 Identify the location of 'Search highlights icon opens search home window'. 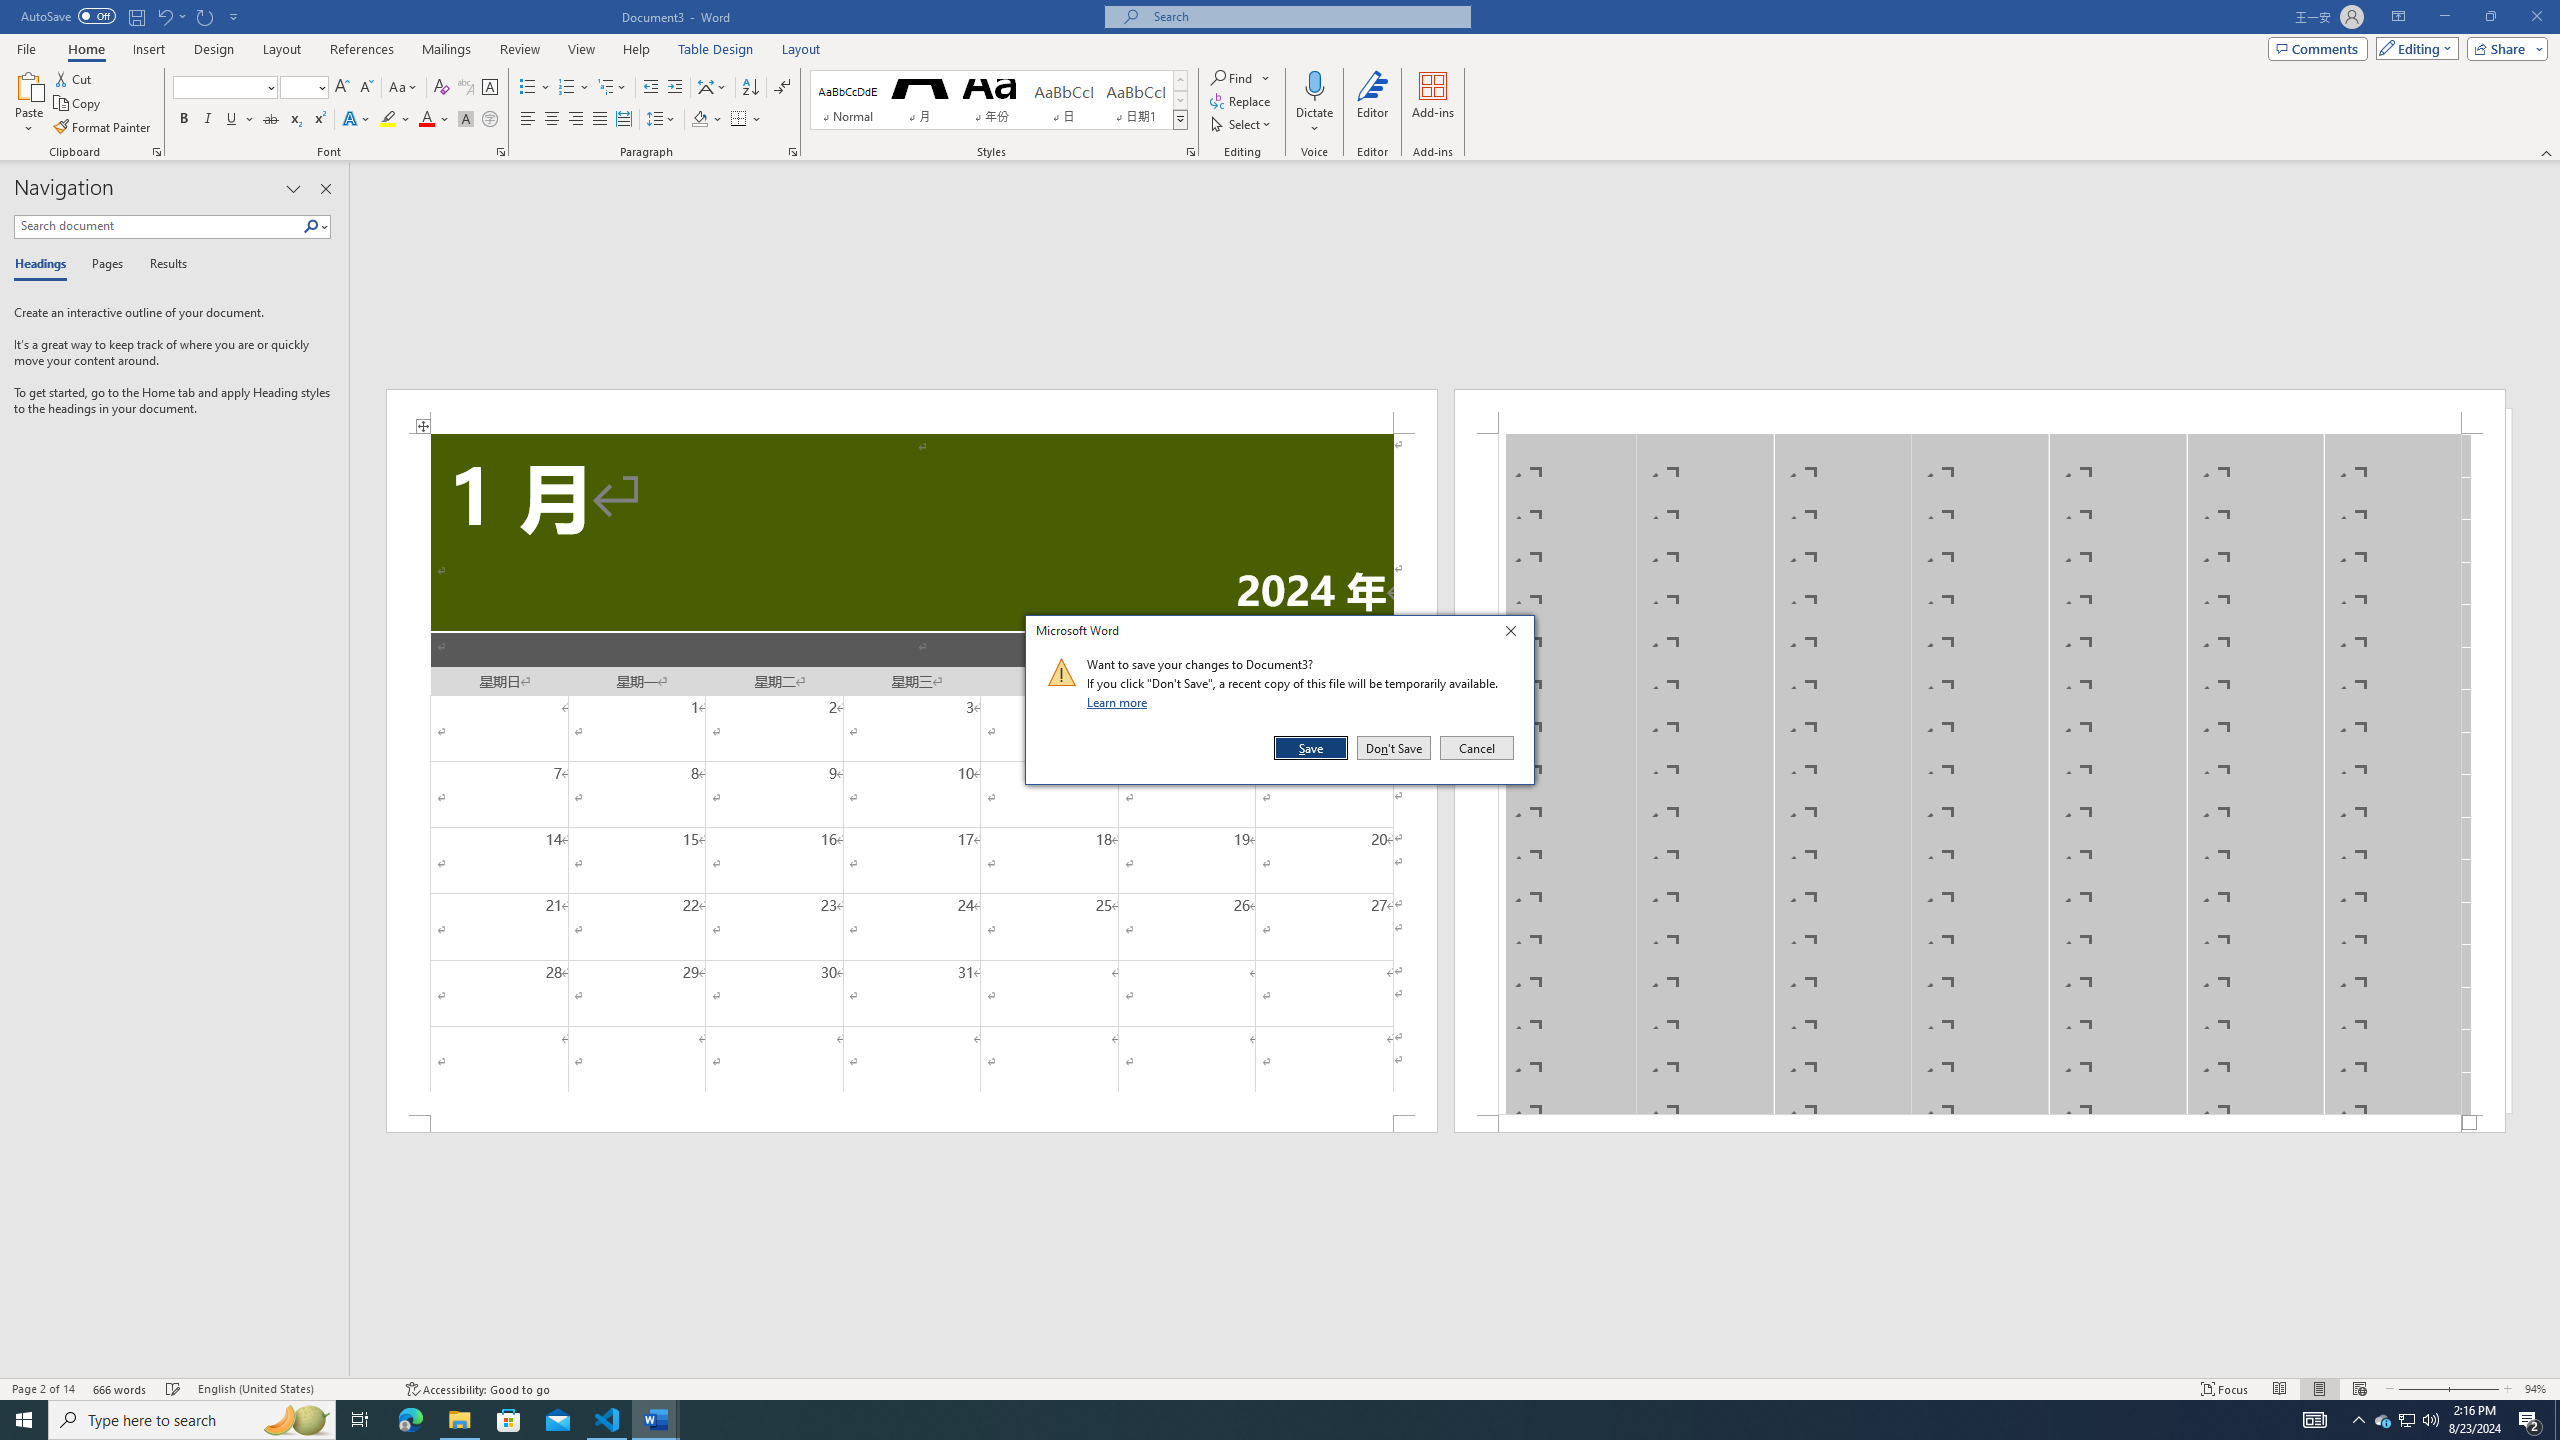
(294, 1418).